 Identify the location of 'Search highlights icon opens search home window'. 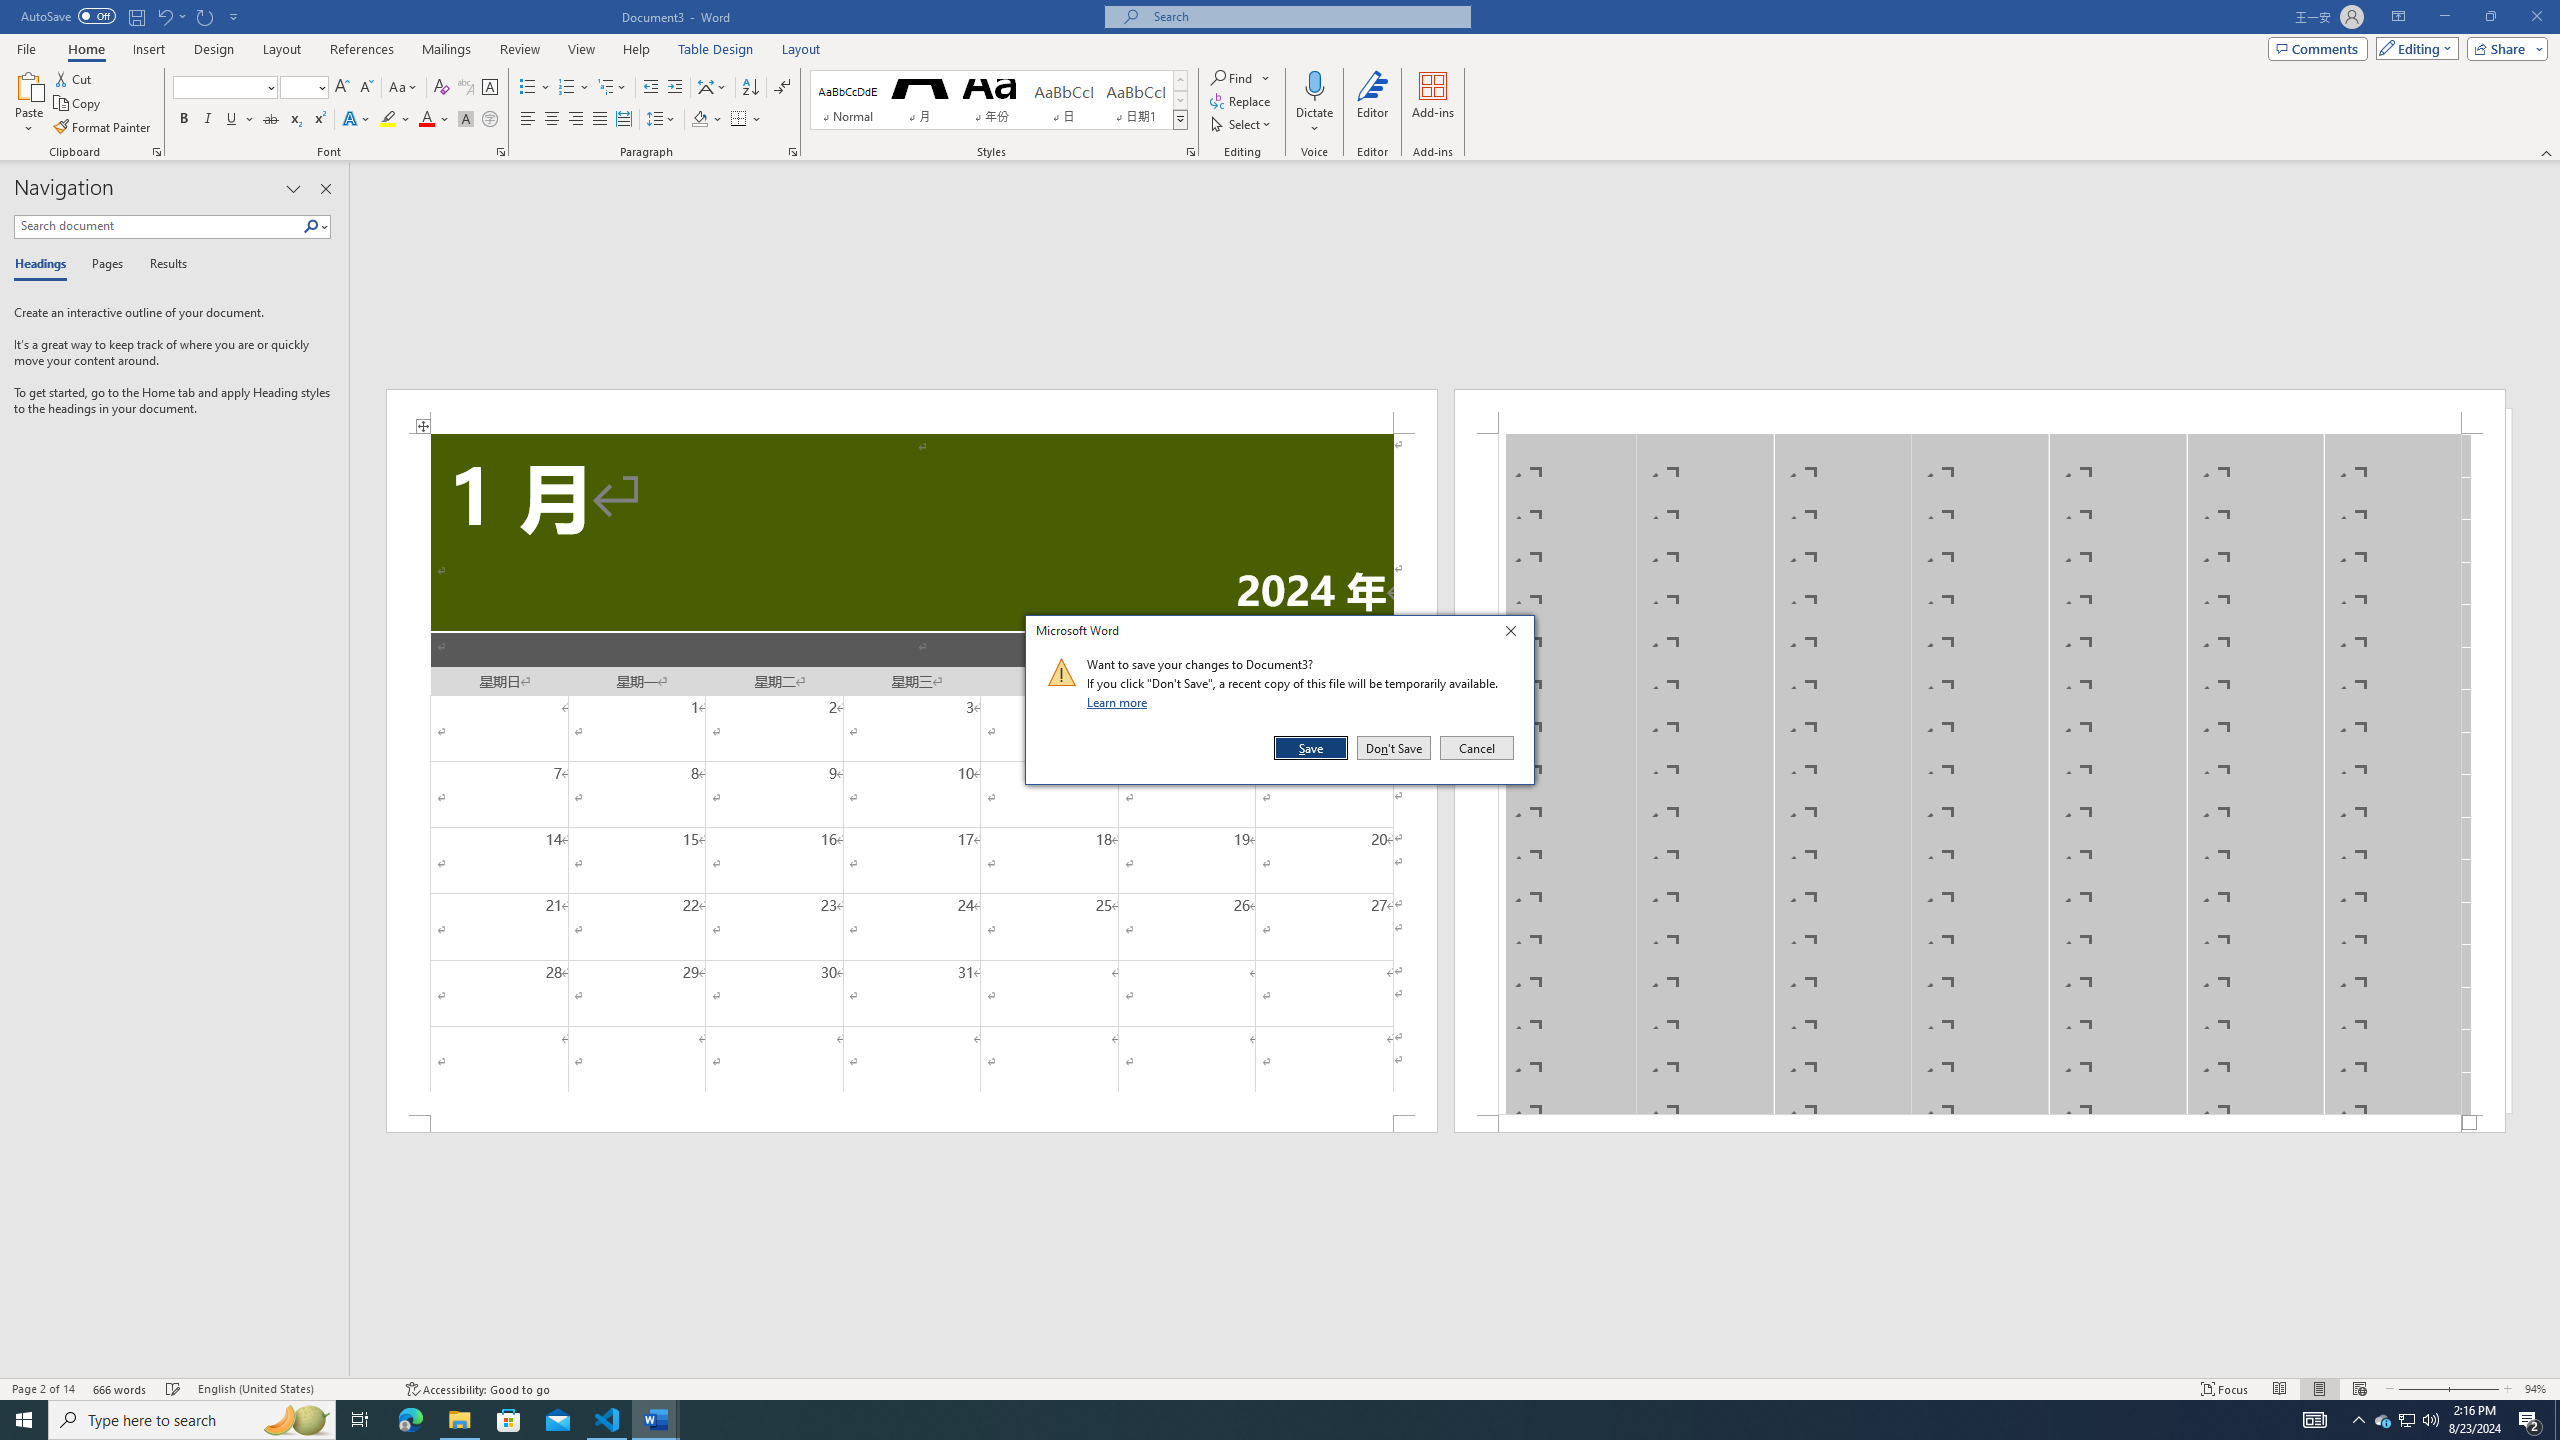
(294, 1418).